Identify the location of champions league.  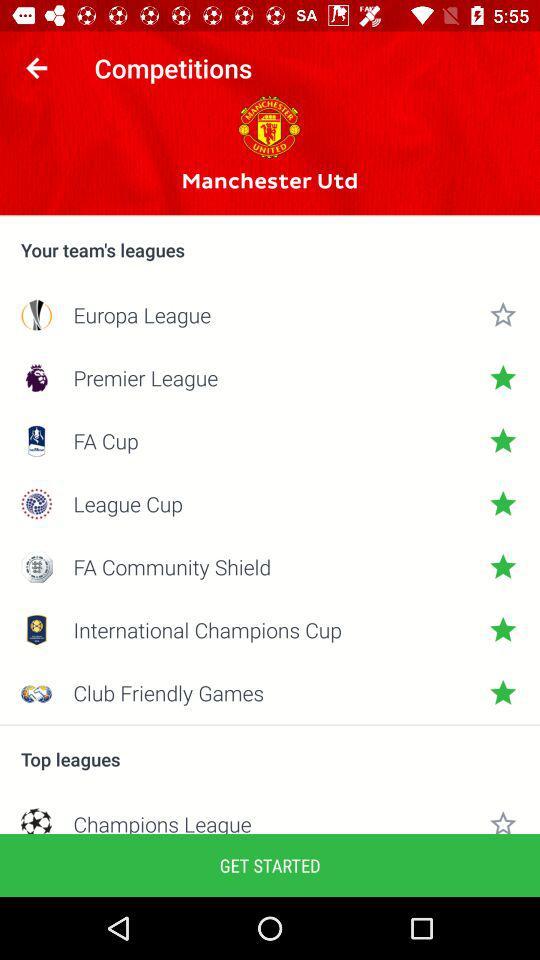
(270, 821).